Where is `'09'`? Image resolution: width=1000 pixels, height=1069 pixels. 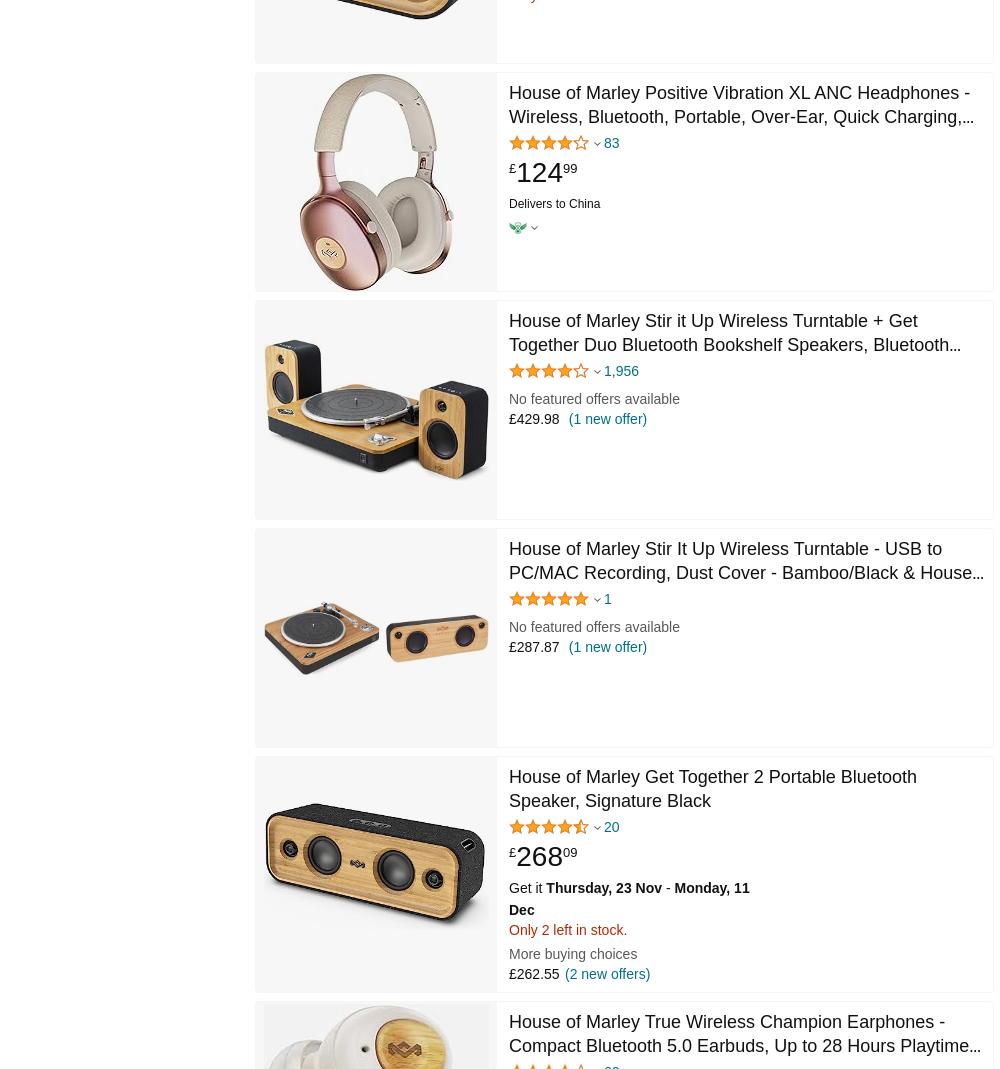 '09' is located at coordinates (568, 851).